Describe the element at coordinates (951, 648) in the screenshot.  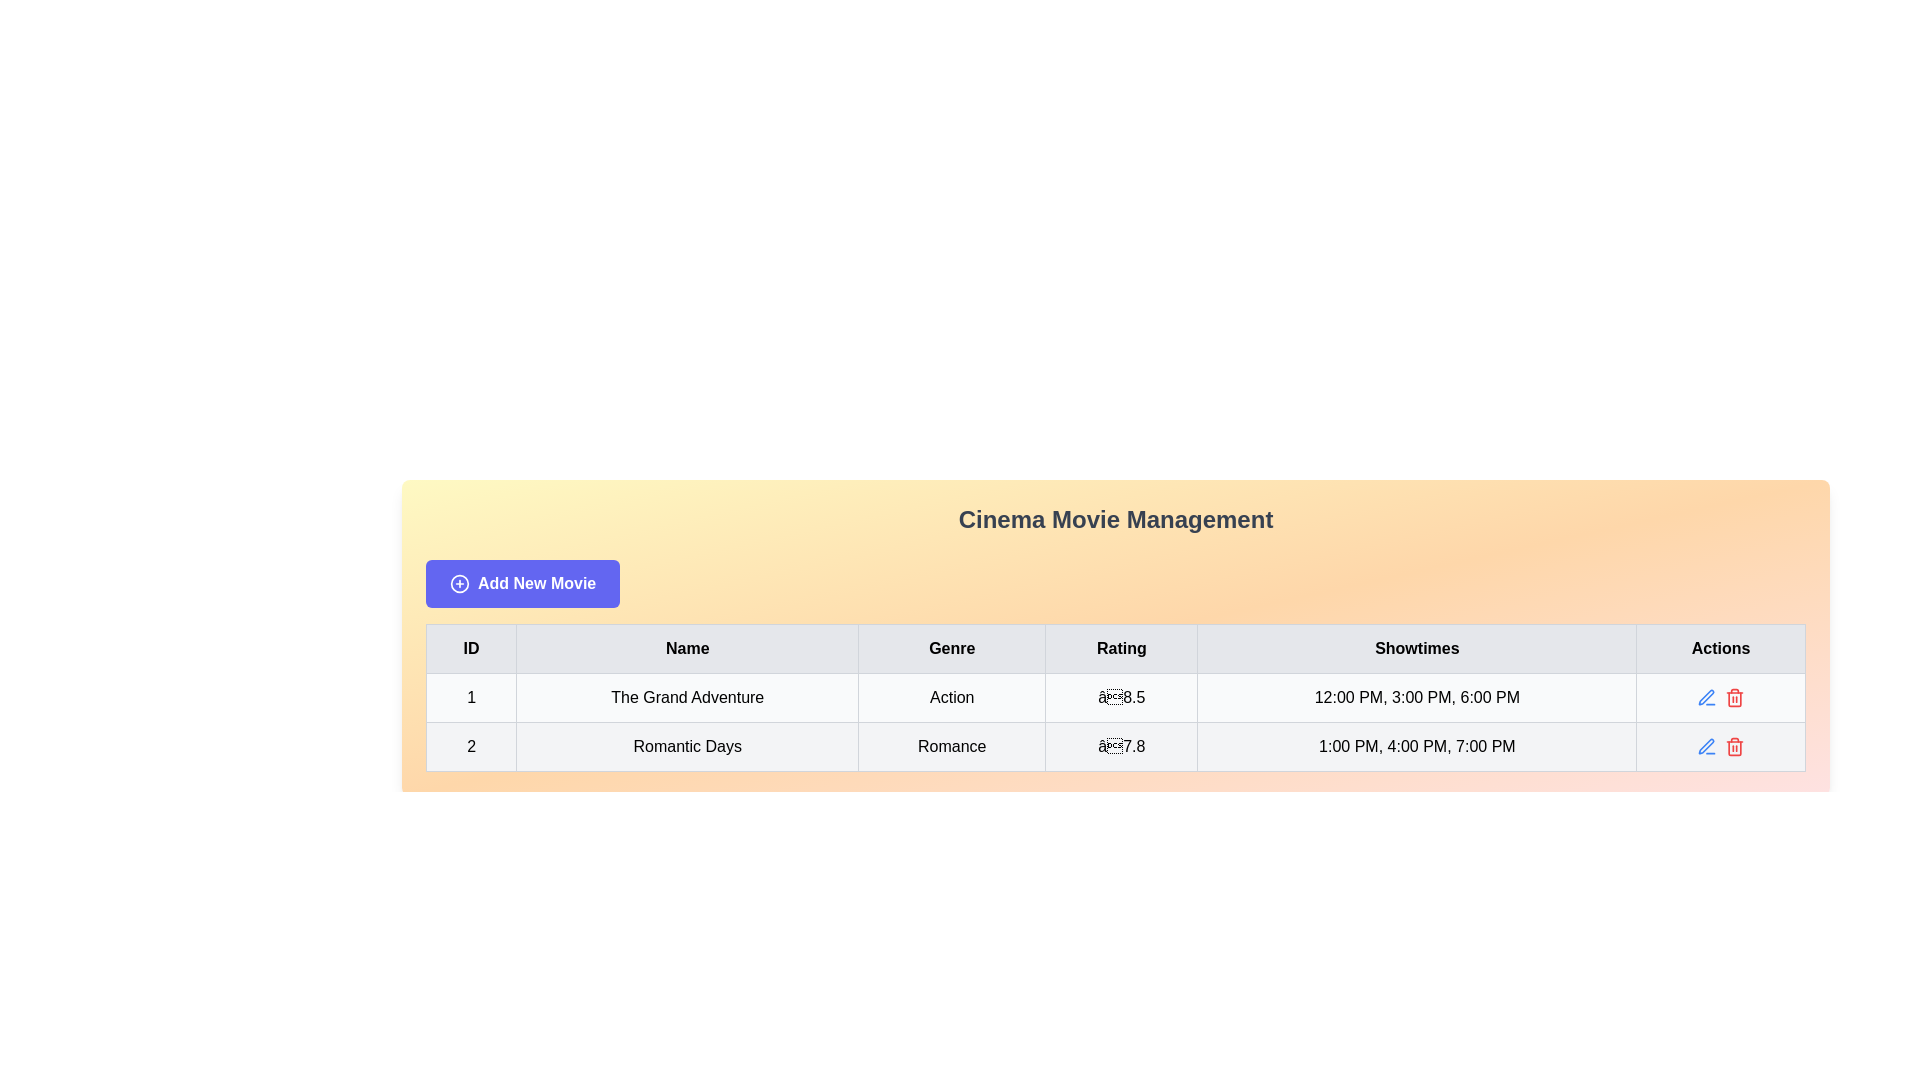
I see `the 'Genre' table header cell` at that location.